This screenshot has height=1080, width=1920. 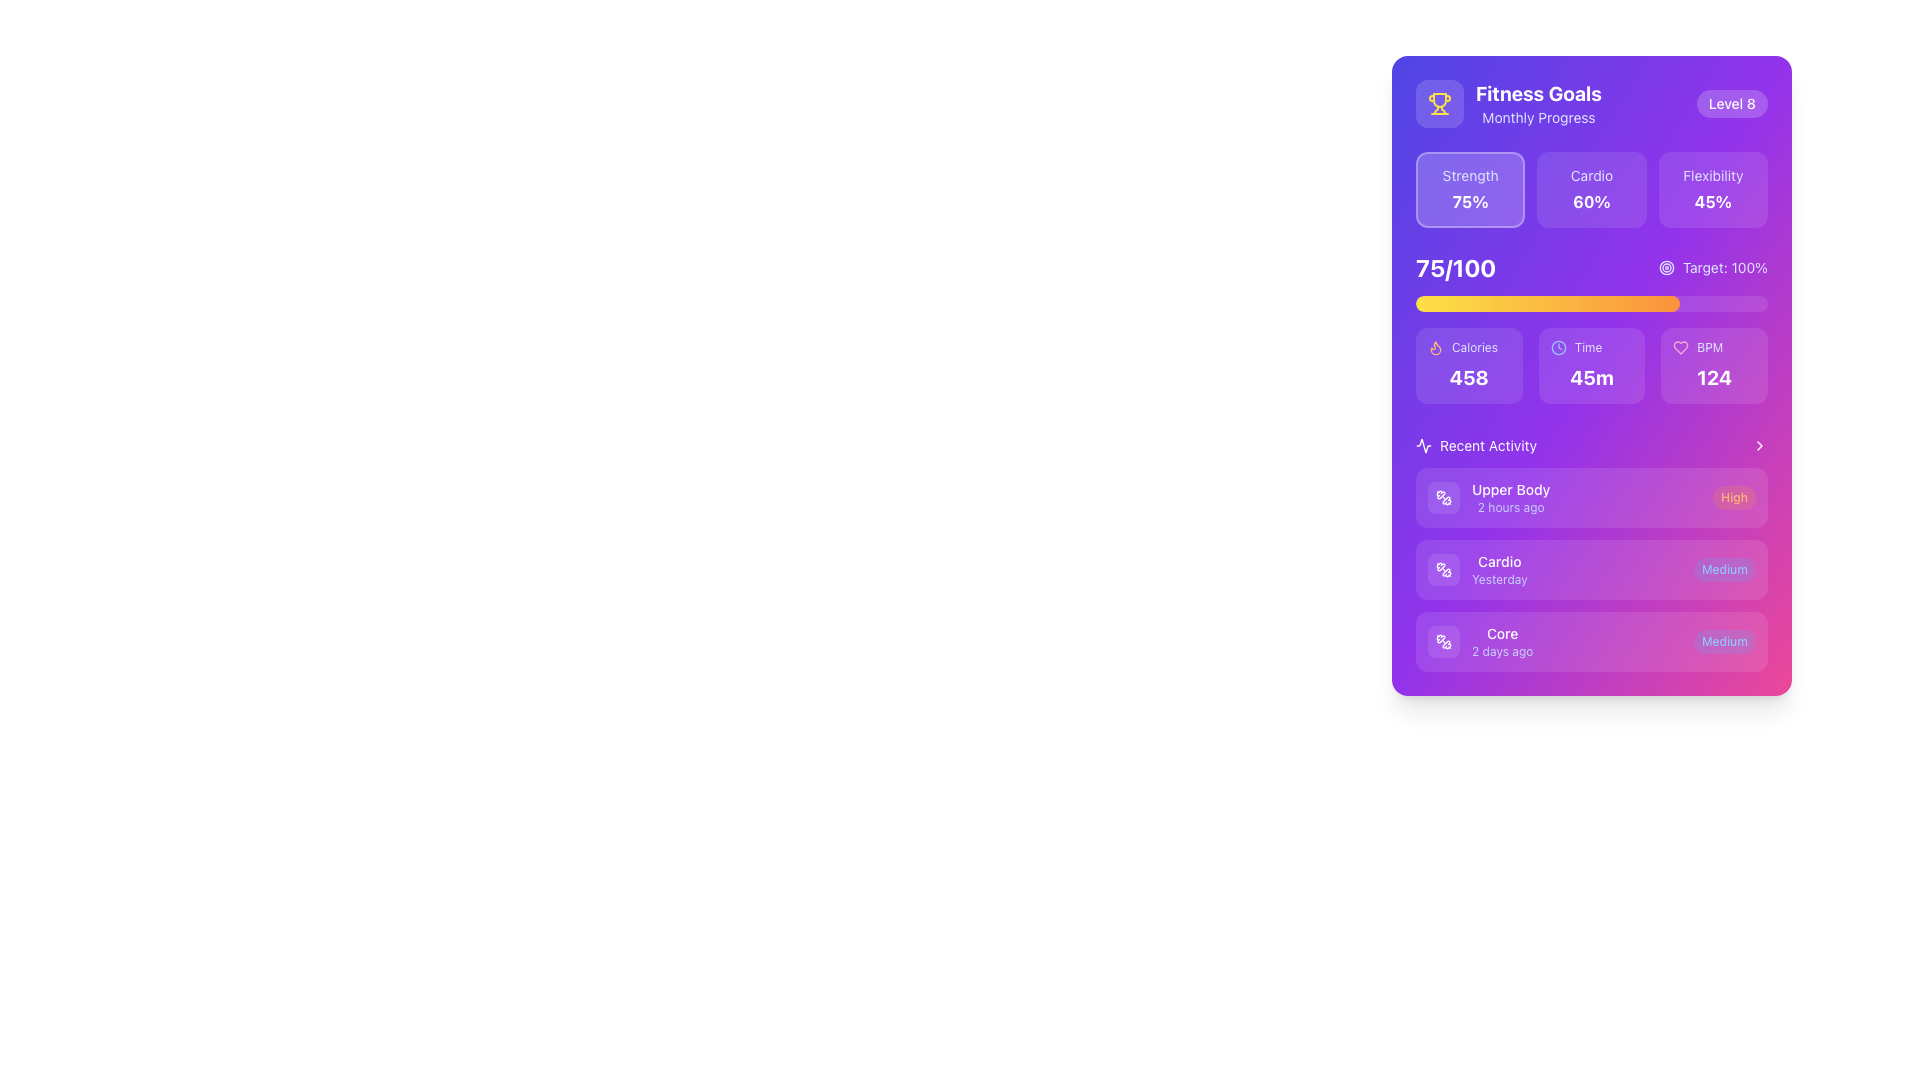 What do you see at coordinates (1731, 104) in the screenshot?
I see `the label indicating the user's current level, located in the top-right corner of the 'Fitness Goals' card, aligned with the title and subtitle` at bounding box center [1731, 104].